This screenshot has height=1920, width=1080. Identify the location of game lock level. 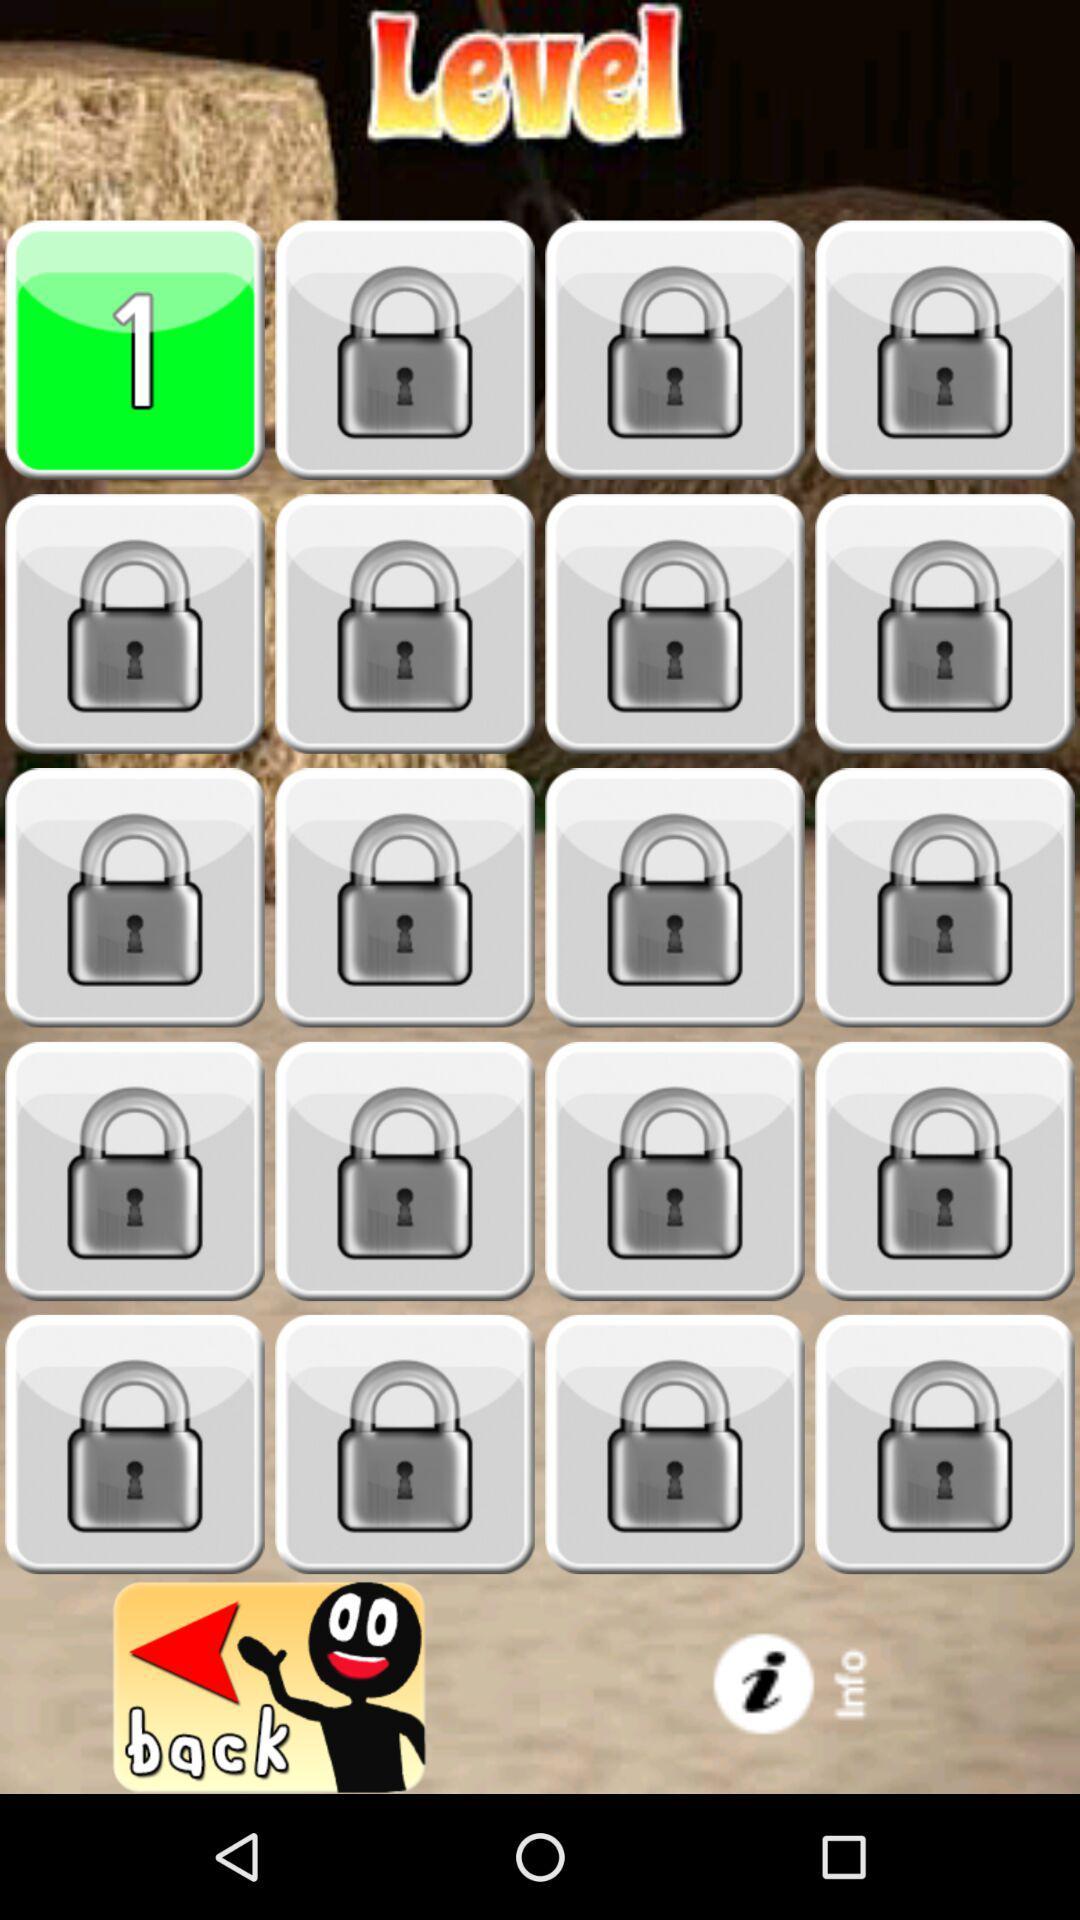
(405, 1171).